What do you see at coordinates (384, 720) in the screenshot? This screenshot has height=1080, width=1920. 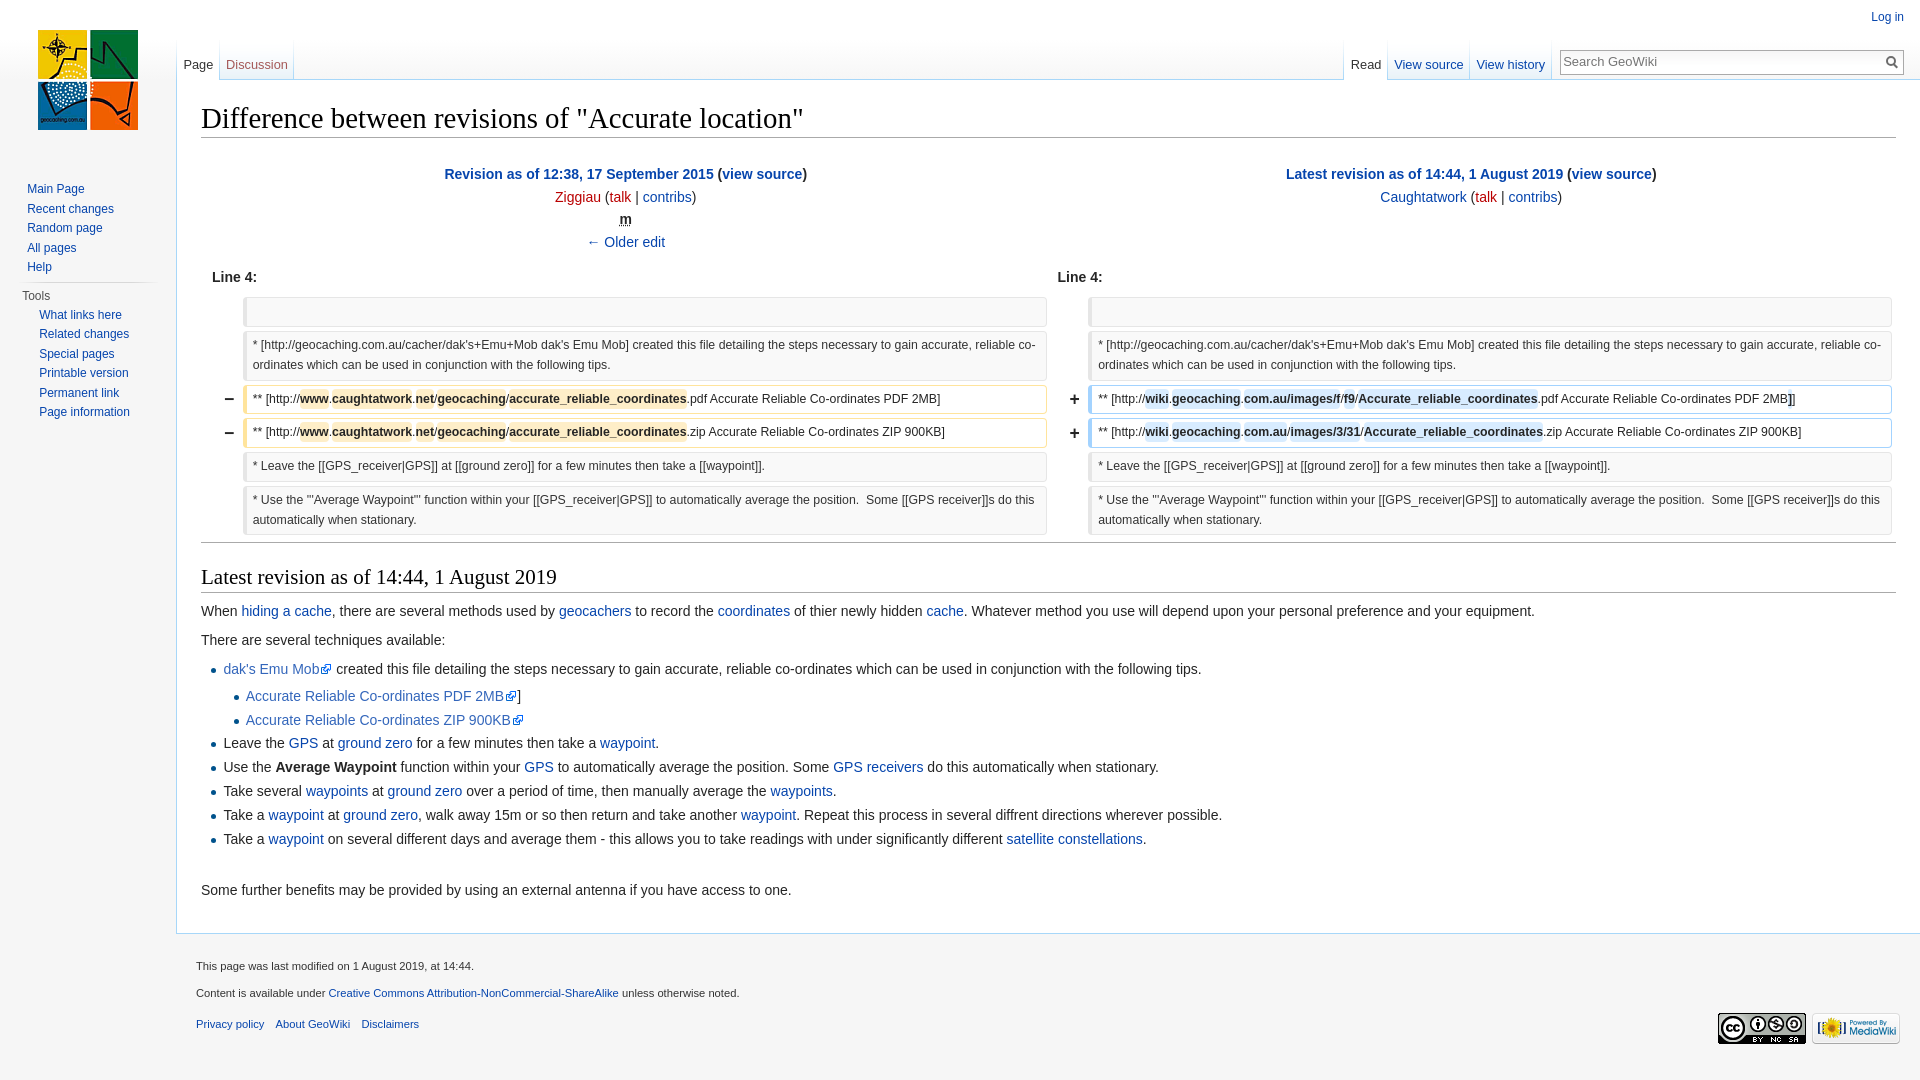 I see `'Accurate Reliable Co-ordinates ZIP 900KB'` at bounding box center [384, 720].